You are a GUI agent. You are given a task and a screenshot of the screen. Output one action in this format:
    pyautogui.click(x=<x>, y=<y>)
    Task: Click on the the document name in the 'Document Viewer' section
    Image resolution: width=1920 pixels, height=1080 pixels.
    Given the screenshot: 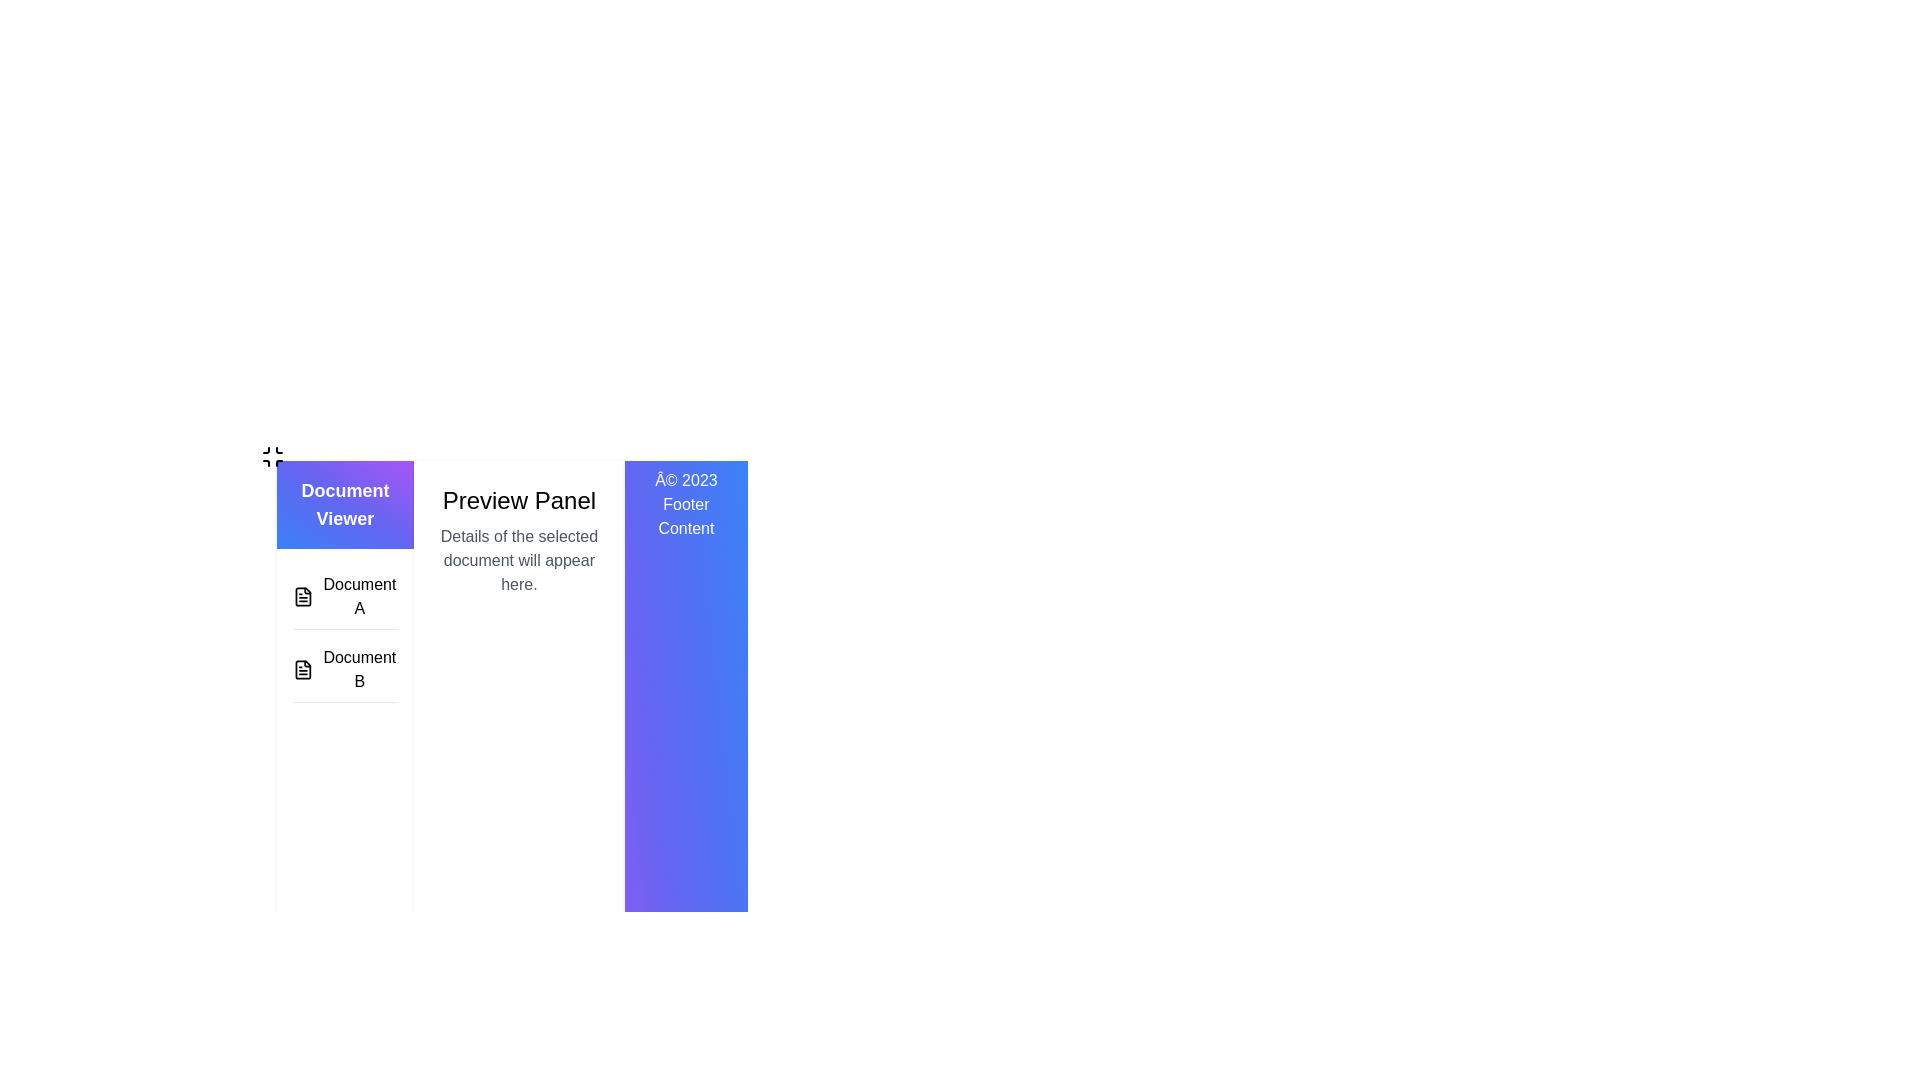 What is the action you would take?
    pyautogui.click(x=345, y=633)
    